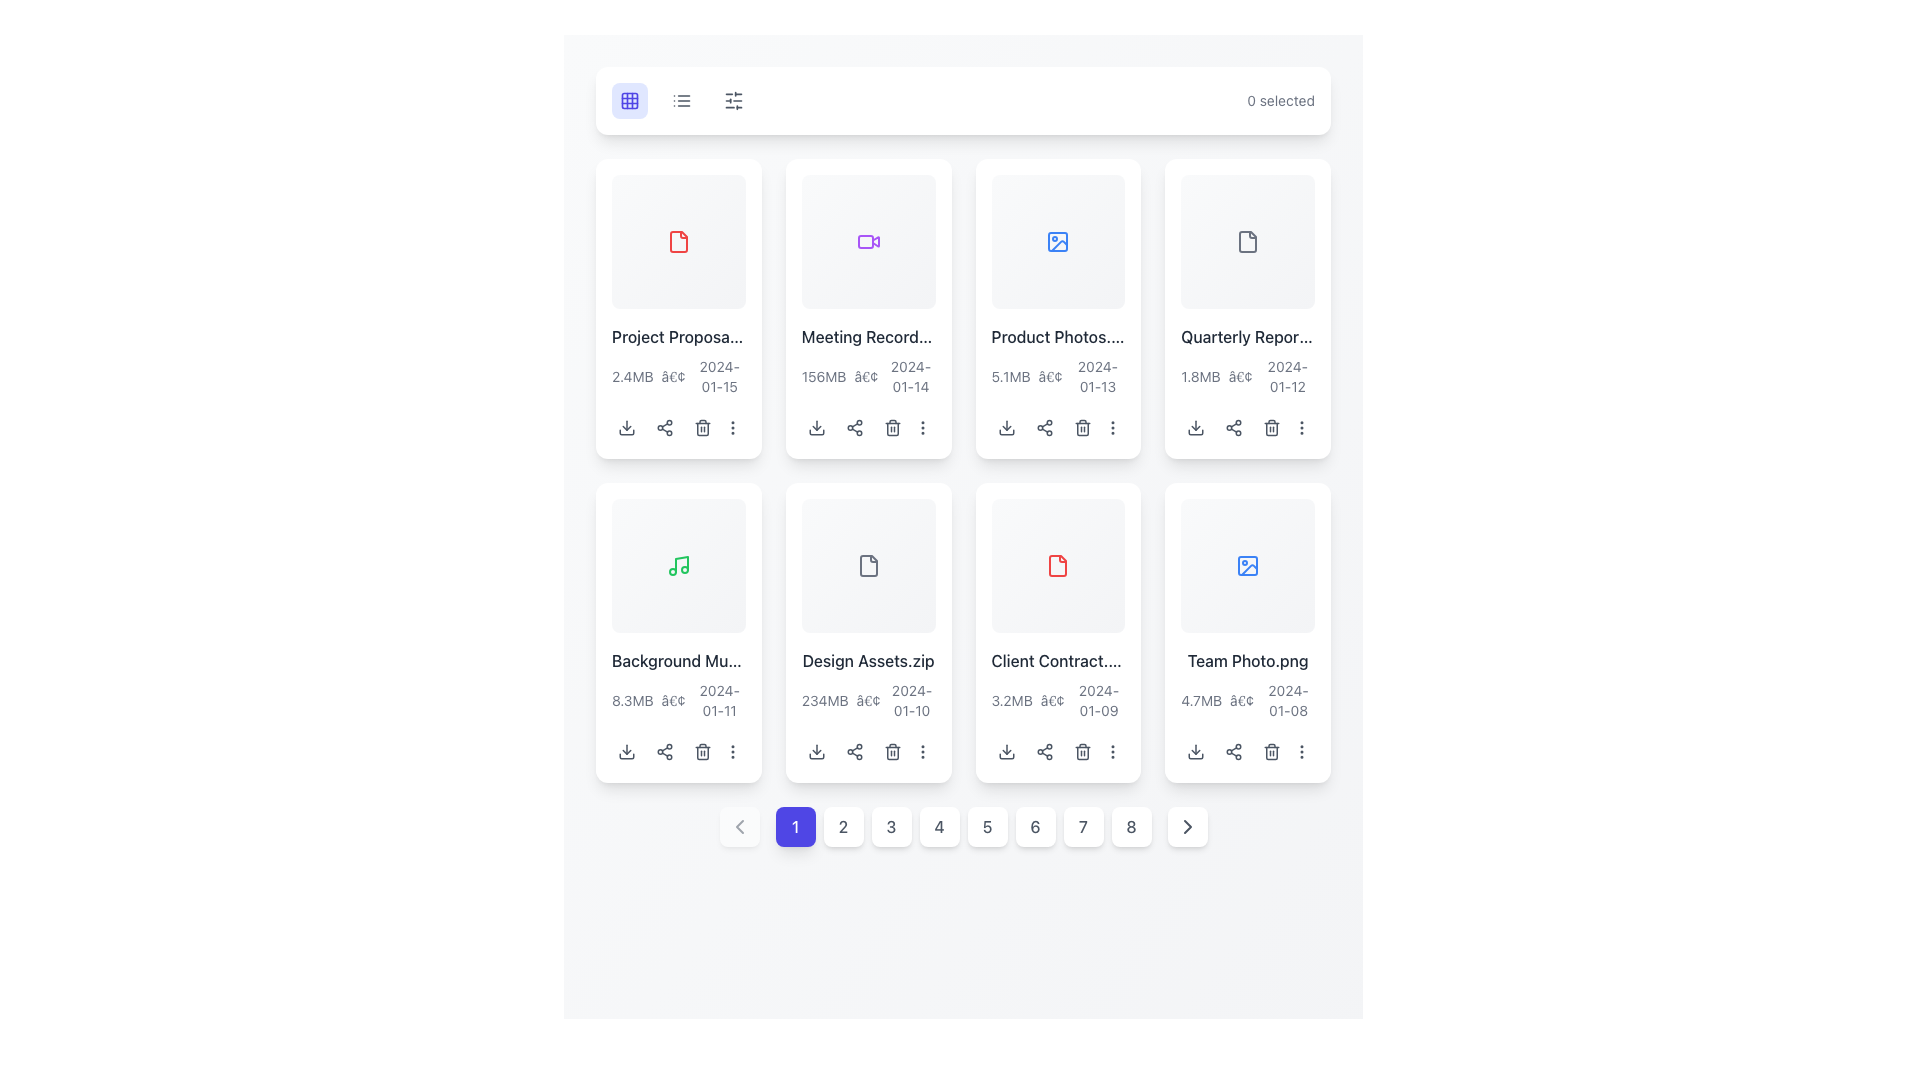 Image resolution: width=1920 pixels, height=1080 pixels. I want to click on the delete button located in the bottom-right corner of the 'Team Photo.png' file card, which is the third interactive option in a horizontal row of icons, so click(1271, 751).